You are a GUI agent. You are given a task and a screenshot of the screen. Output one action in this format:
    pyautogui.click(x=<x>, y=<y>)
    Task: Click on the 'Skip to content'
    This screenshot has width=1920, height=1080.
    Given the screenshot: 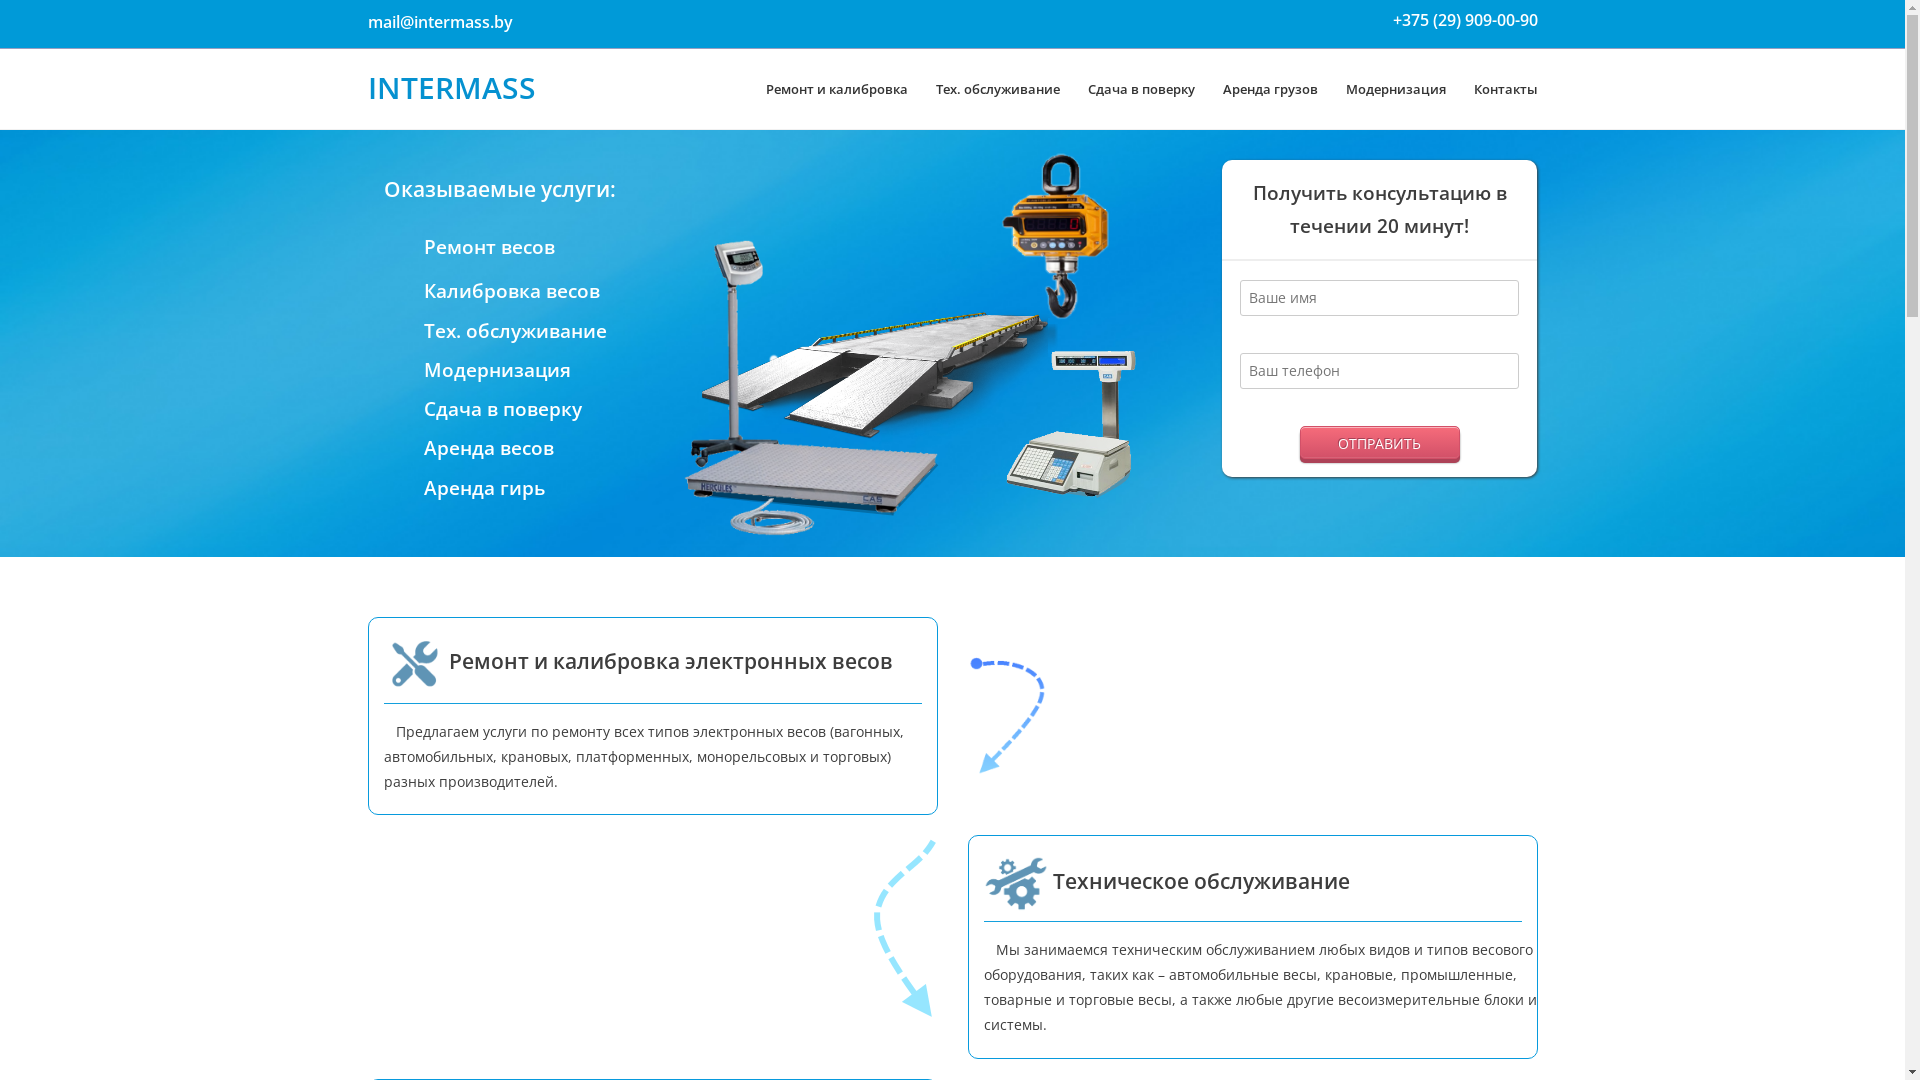 What is the action you would take?
    pyautogui.click(x=49, y=12)
    